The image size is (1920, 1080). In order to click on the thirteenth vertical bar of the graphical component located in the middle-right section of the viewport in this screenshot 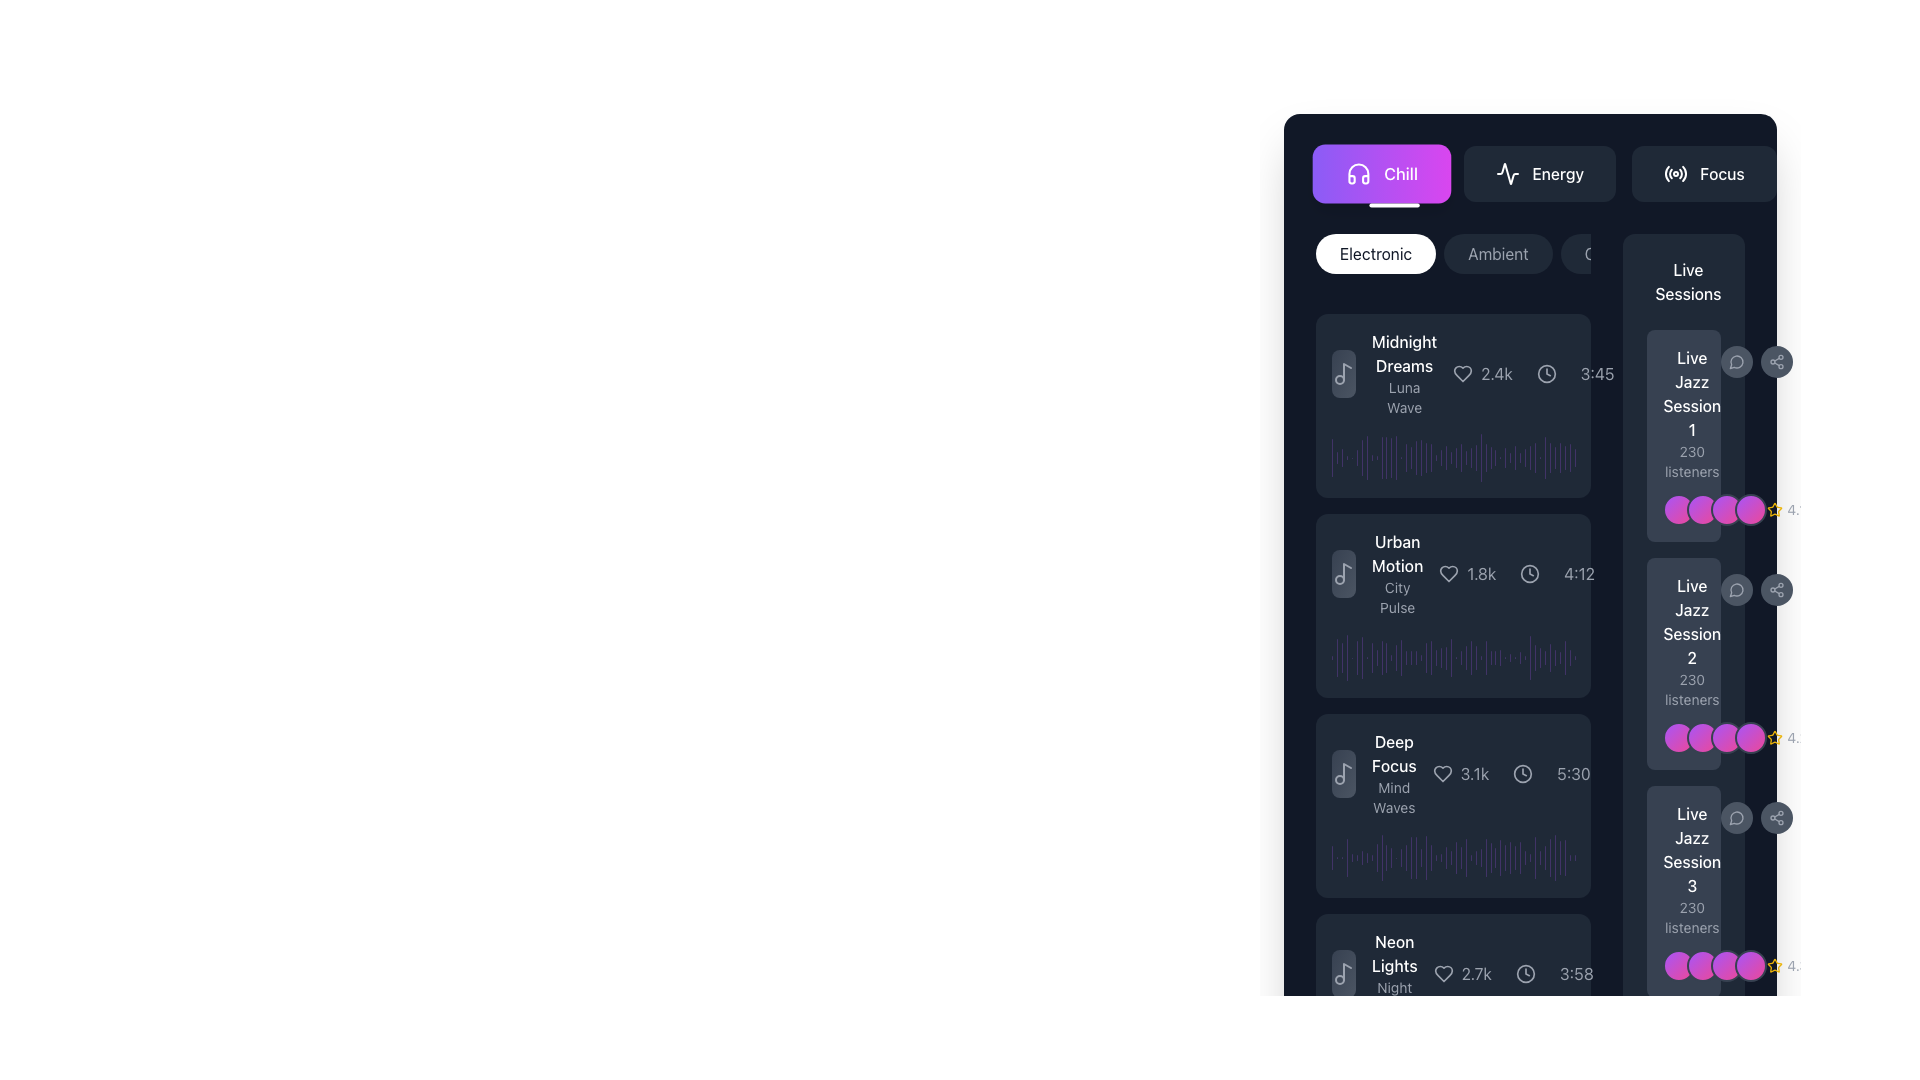, I will do `click(1391, 458)`.